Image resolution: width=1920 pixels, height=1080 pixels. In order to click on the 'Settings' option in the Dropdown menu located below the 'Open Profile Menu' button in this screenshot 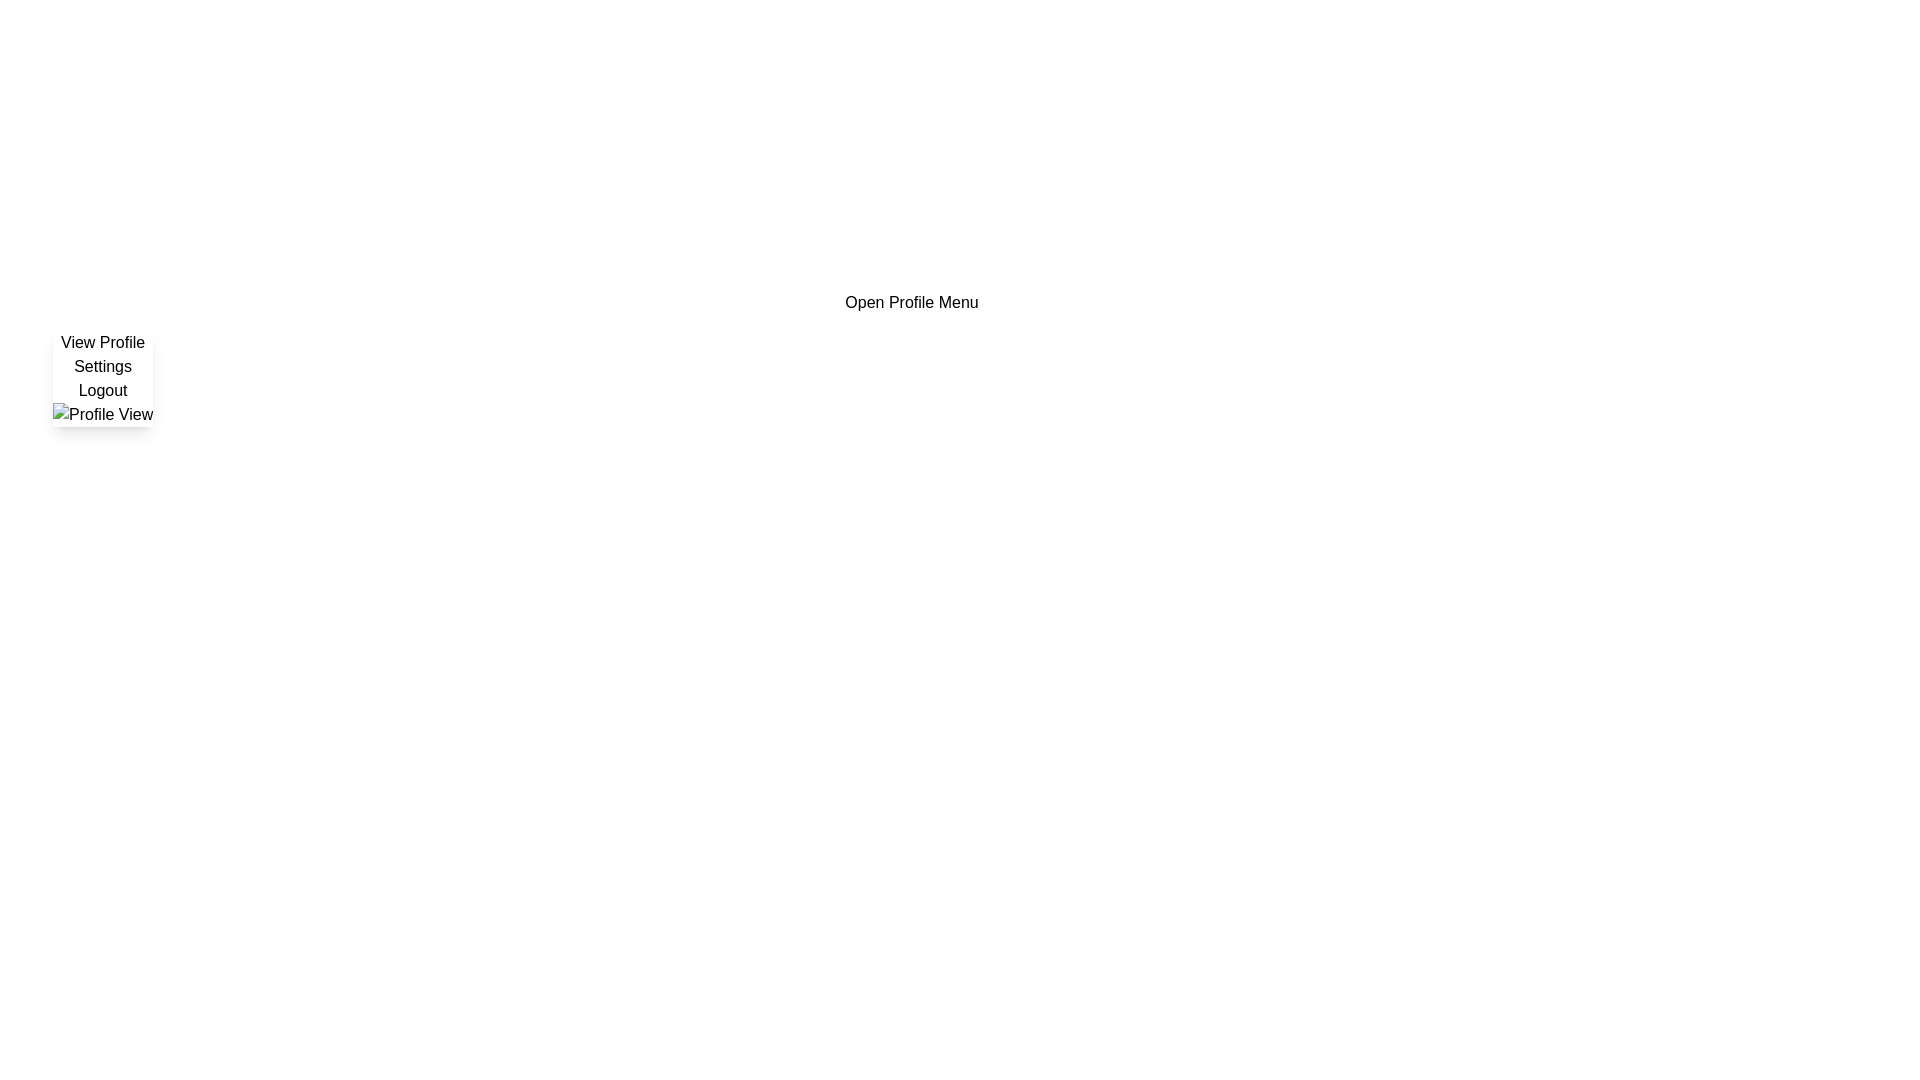, I will do `click(102, 378)`.